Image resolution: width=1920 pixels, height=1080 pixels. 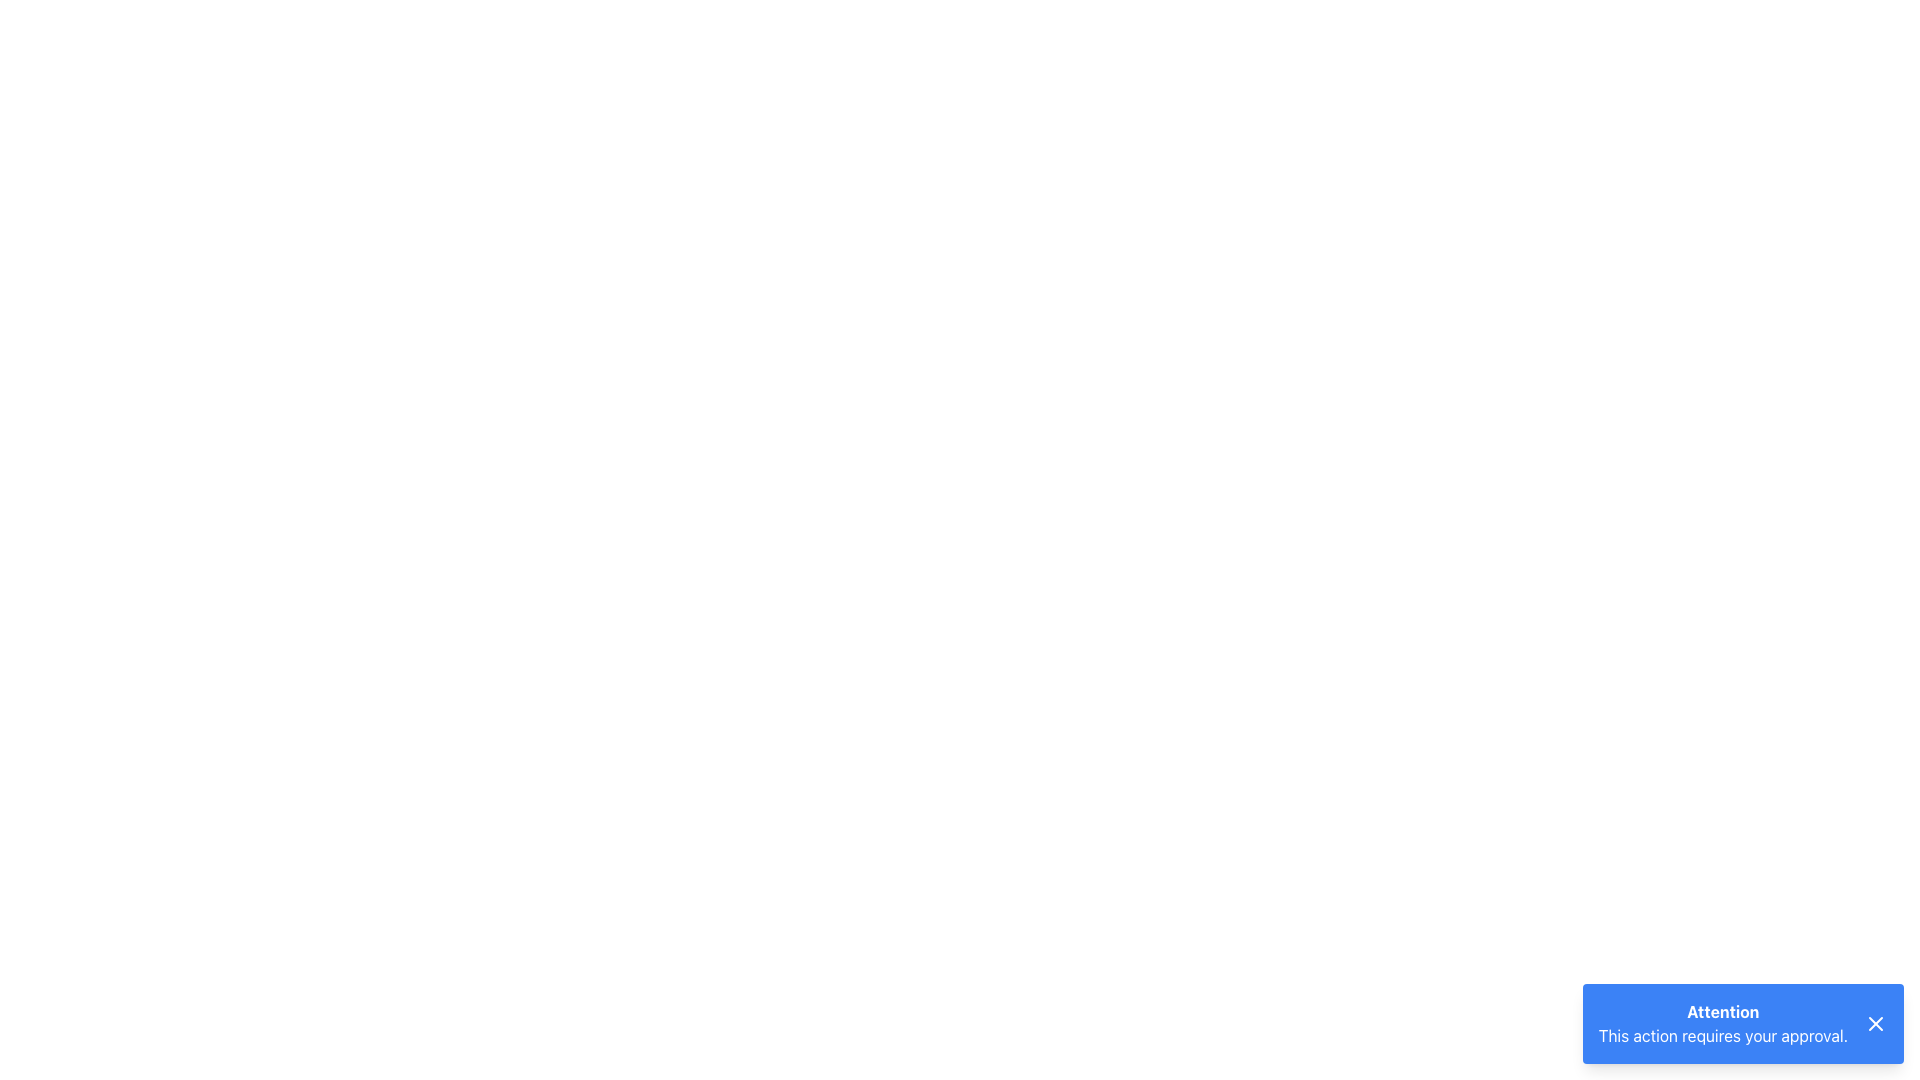 What do you see at coordinates (1722, 1011) in the screenshot?
I see `the text label that serves as a heading for the message below, which states 'This action requires your approval.'` at bounding box center [1722, 1011].